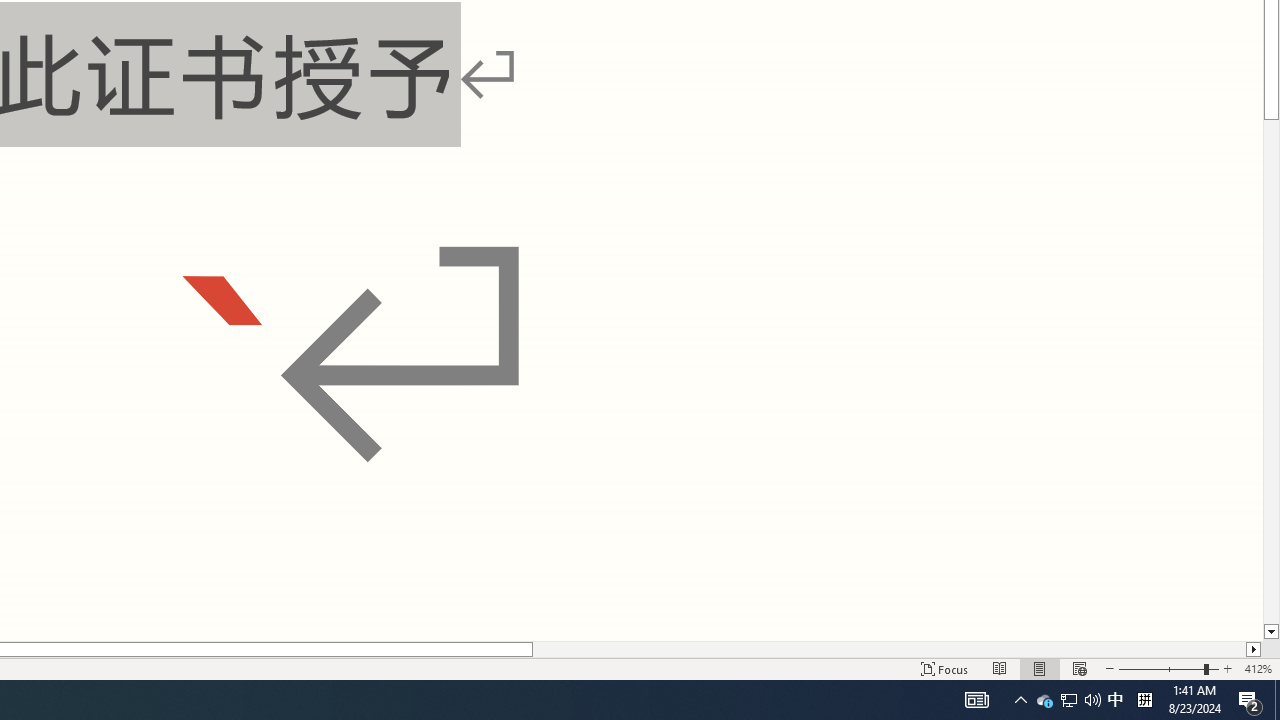 This screenshot has height=720, width=1280. I want to click on 'Zoom 412%', so click(1257, 669).